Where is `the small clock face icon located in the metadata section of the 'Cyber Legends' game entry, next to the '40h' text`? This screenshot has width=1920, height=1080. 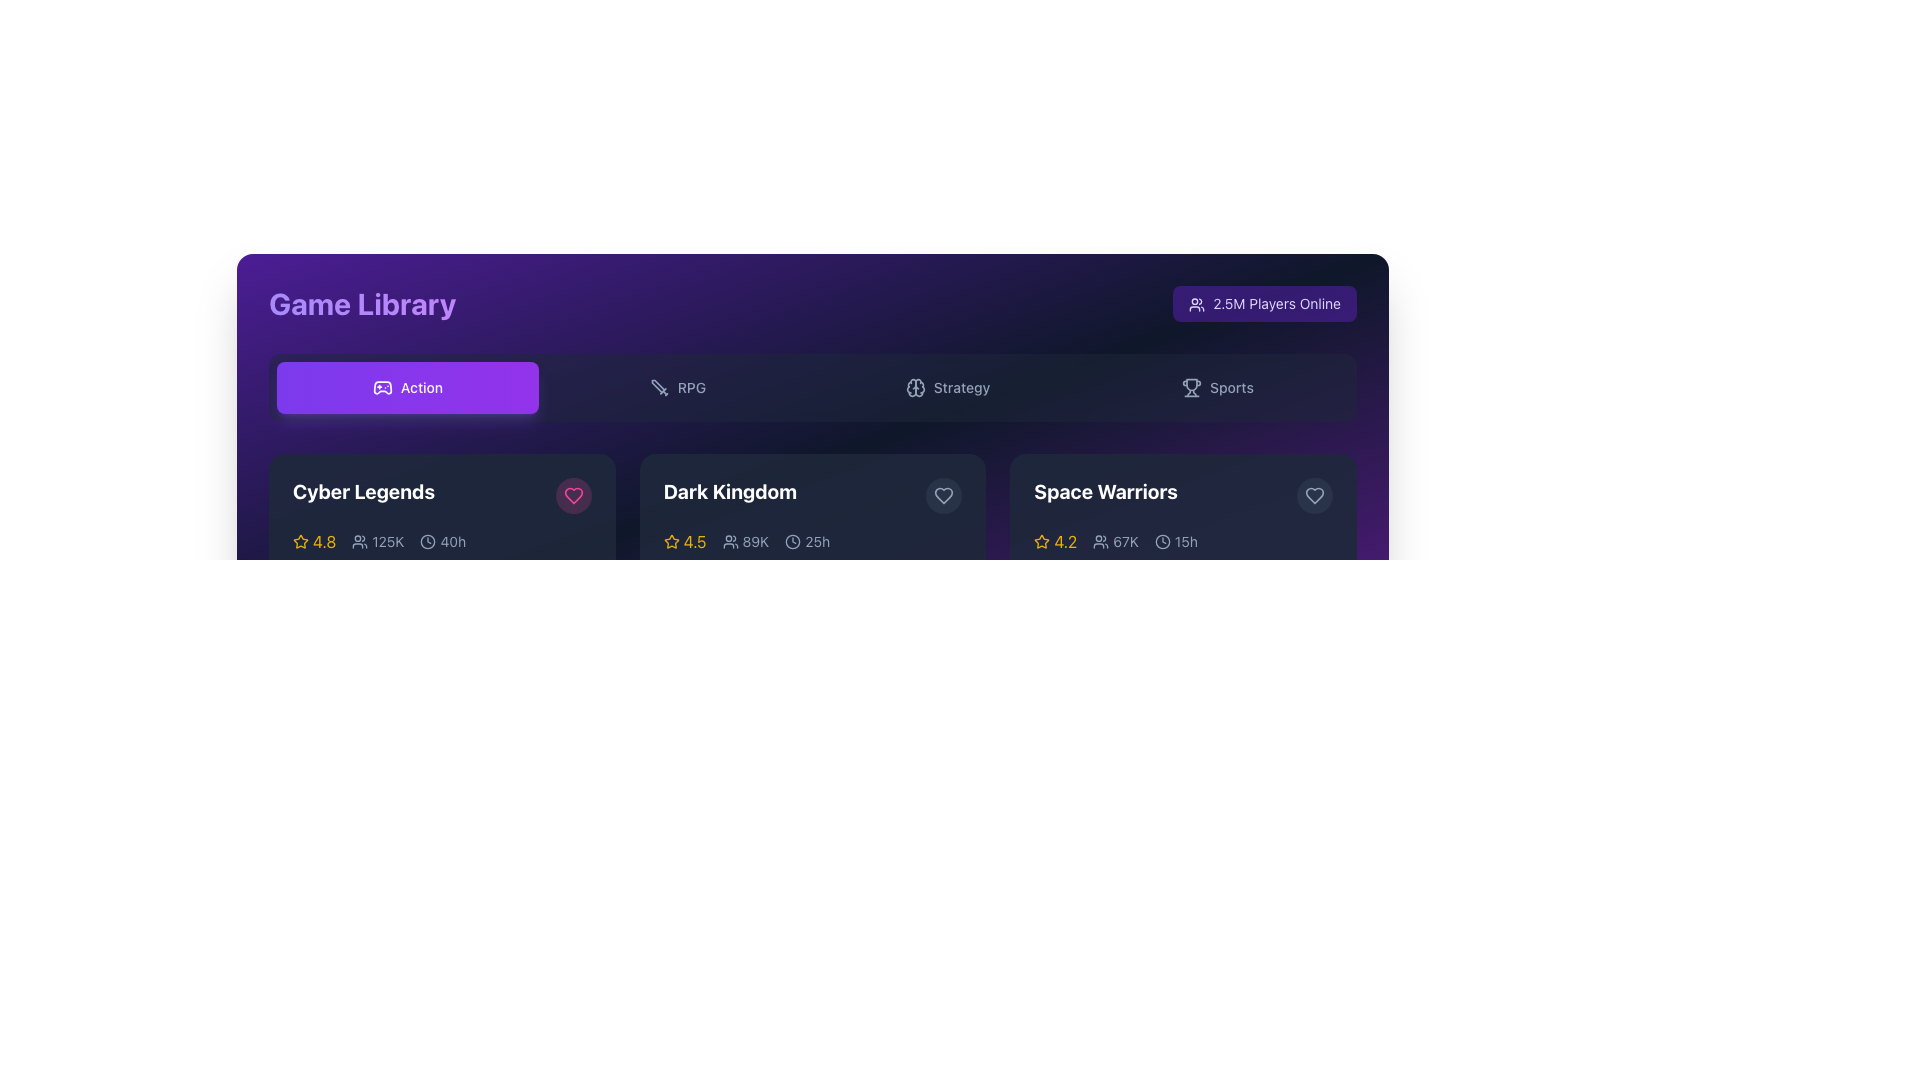
the small clock face icon located in the metadata section of the 'Cyber Legends' game entry, next to the '40h' text is located at coordinates (427, 542).